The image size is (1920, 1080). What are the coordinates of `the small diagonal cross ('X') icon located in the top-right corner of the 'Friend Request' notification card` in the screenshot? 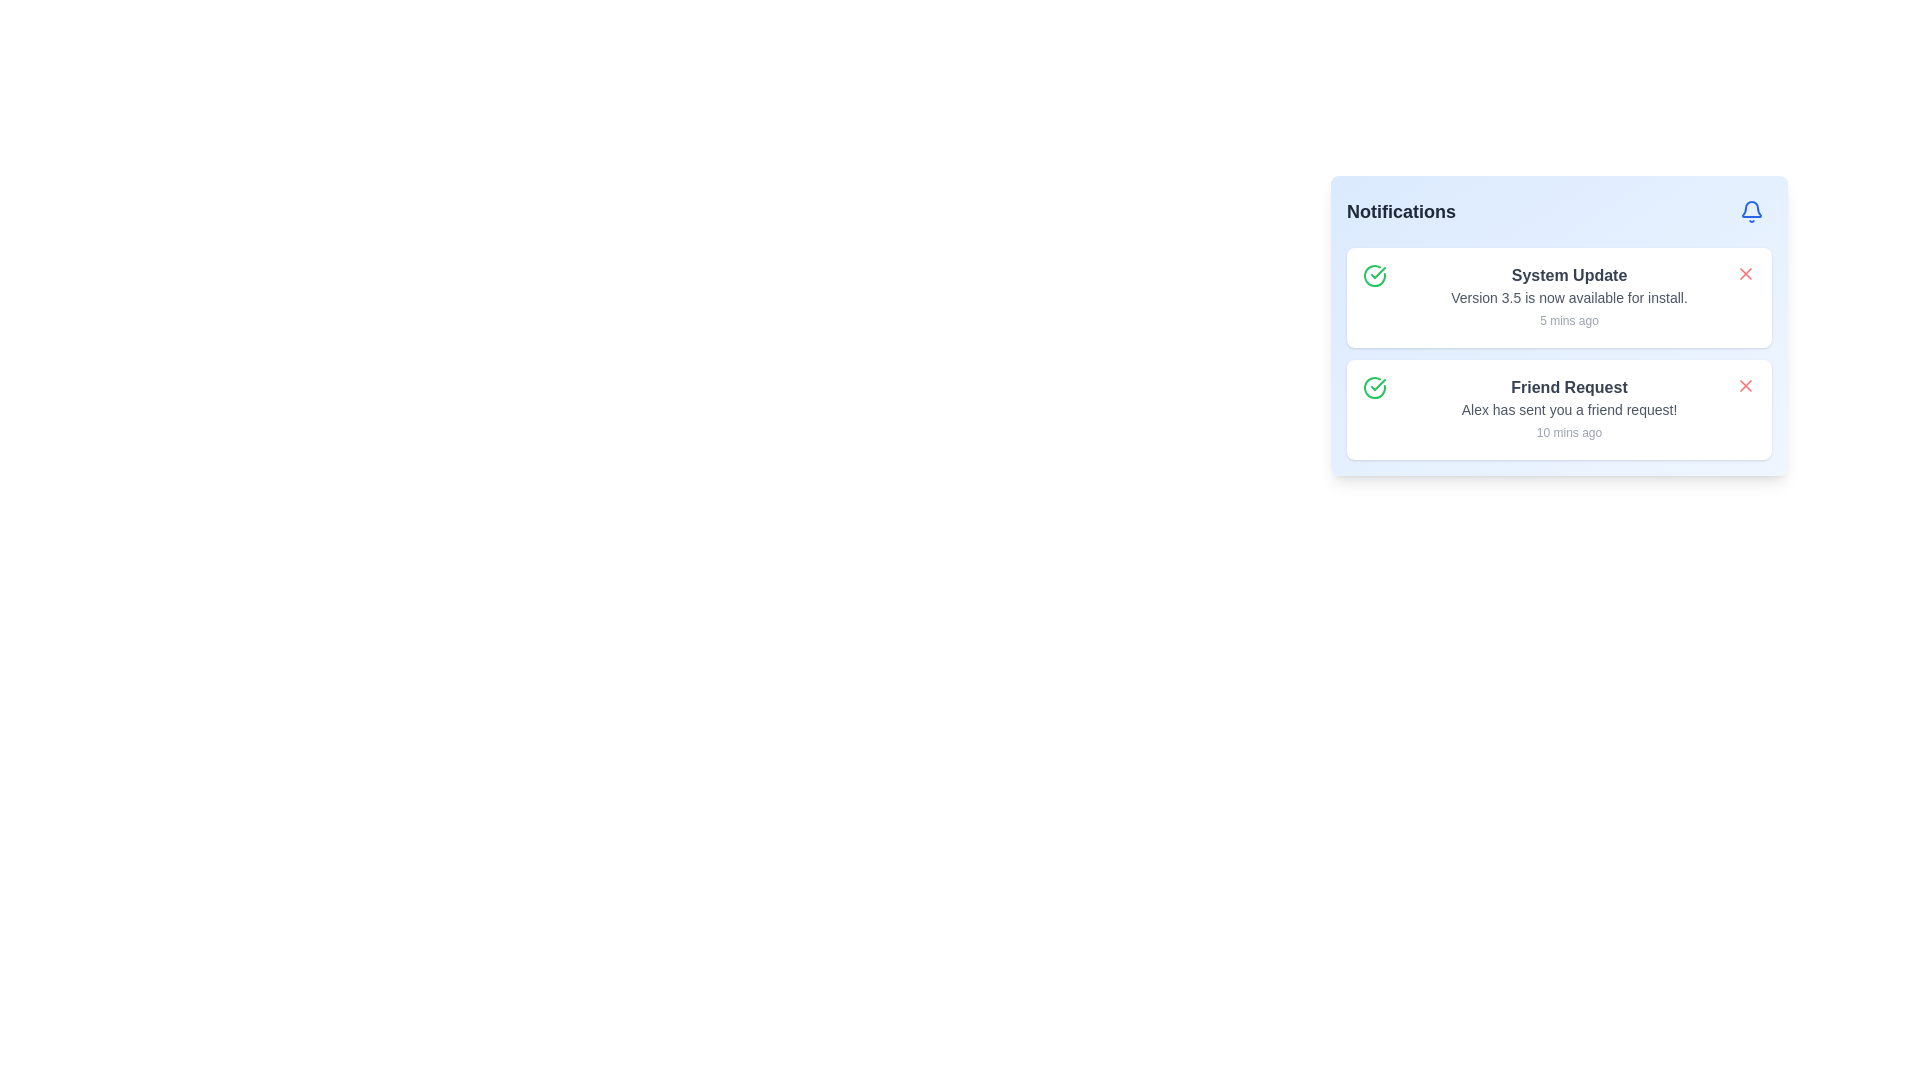 It's located at (1745, 385).